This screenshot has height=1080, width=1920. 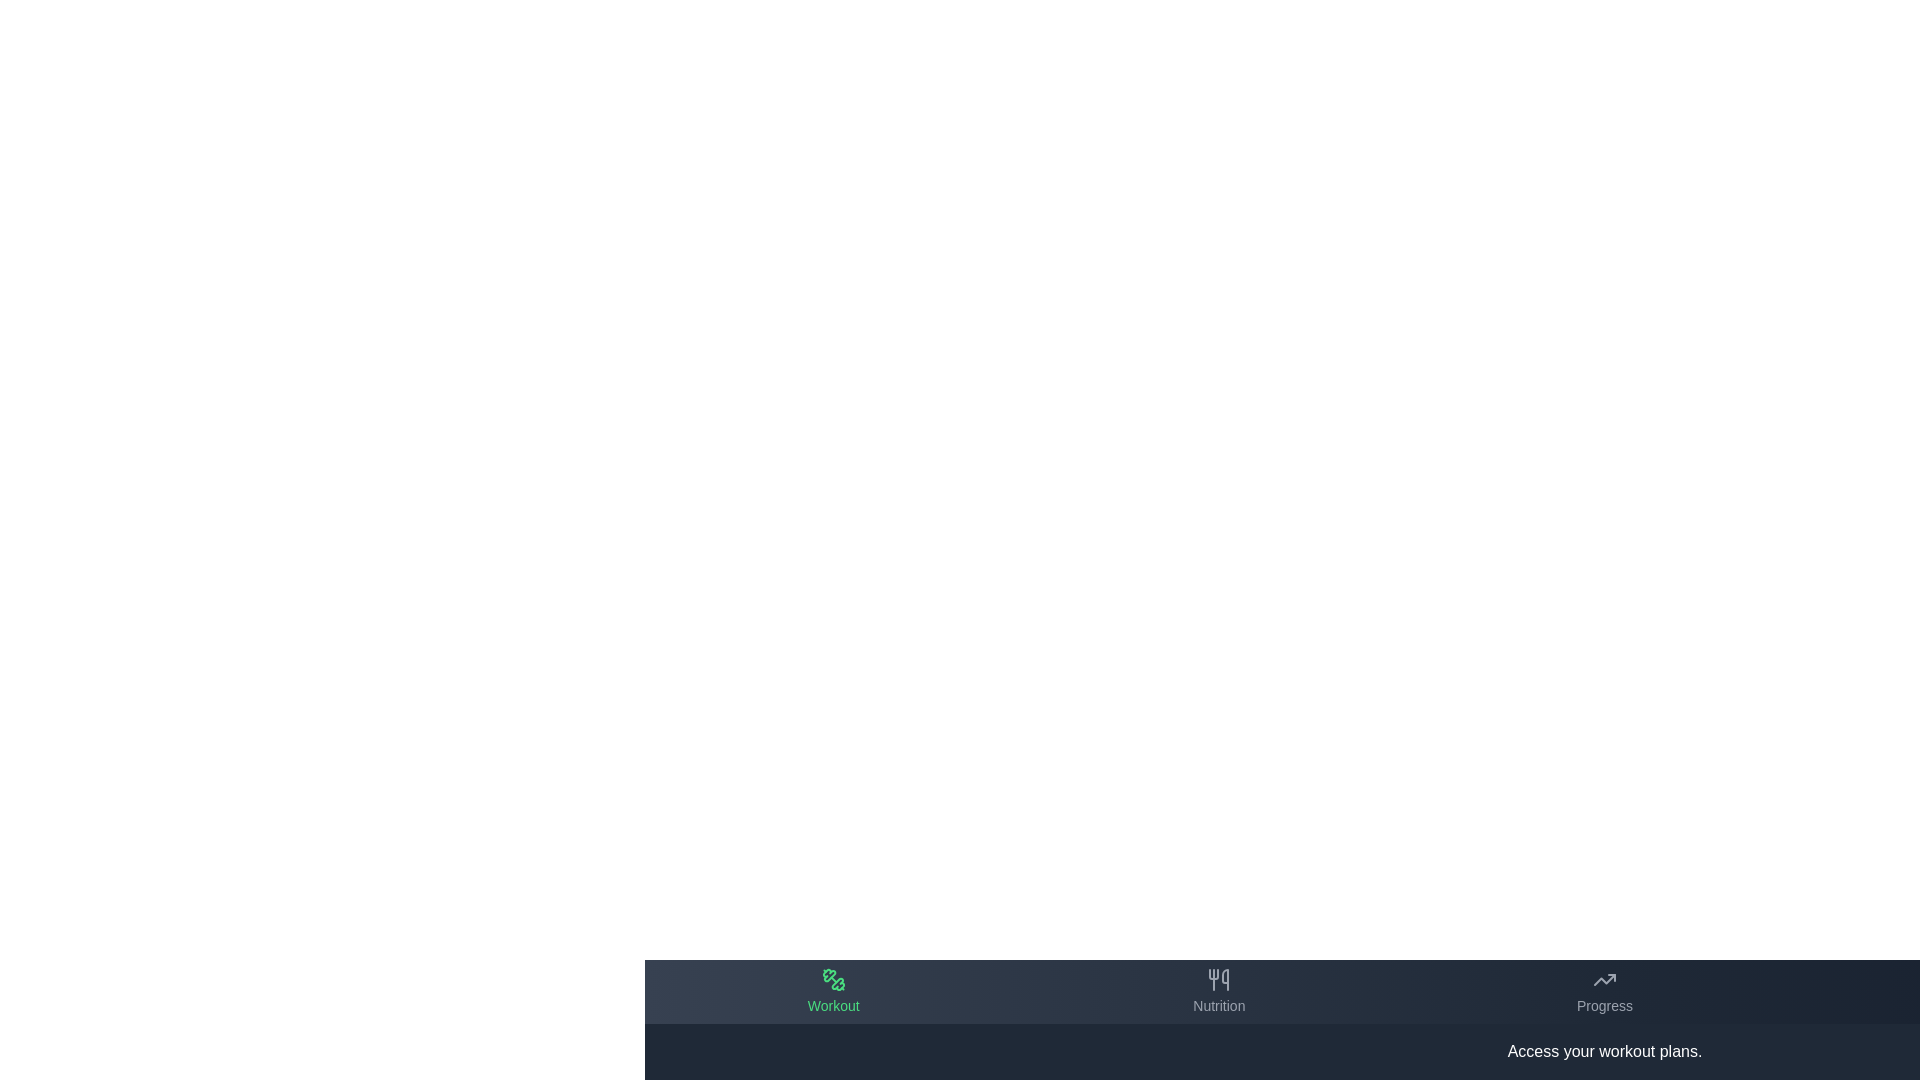 I want to click on the tab labeled Workout to preview its hover effect, so click(x=833, y=991).